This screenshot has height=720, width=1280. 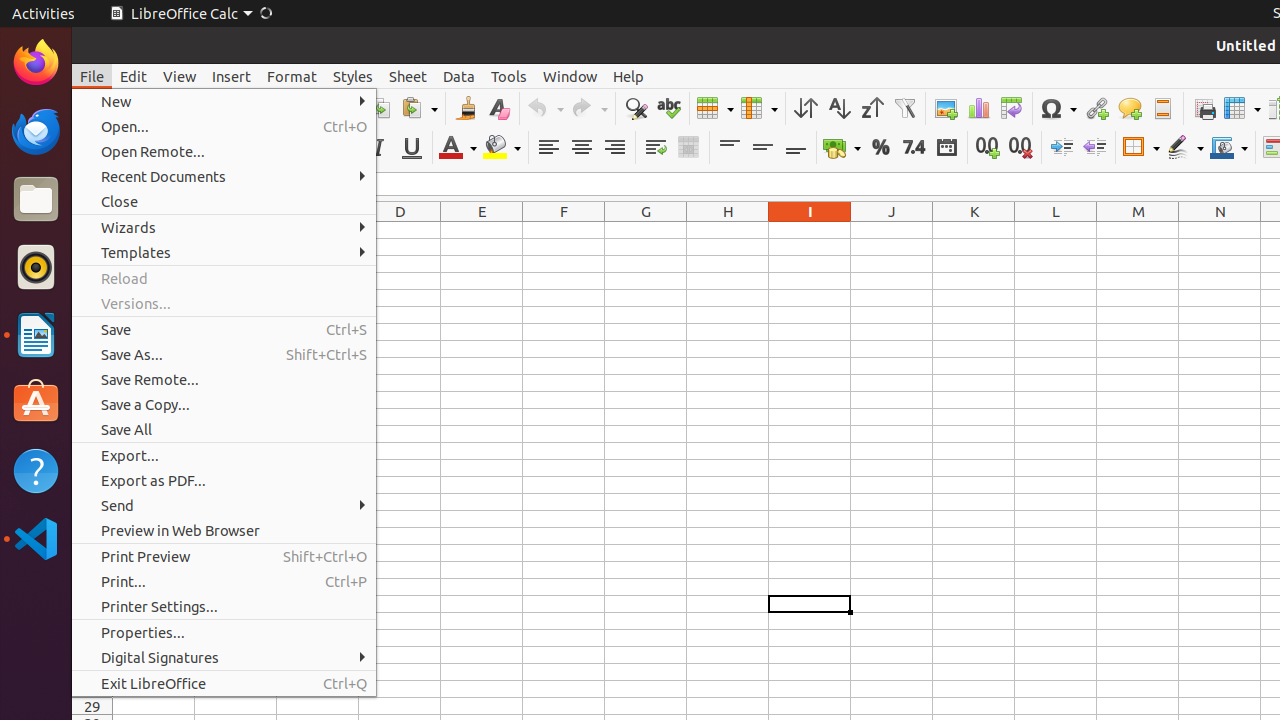 What do you see at coordinates (290, 75) in the screenshot?
I see `'Format'` at bounding box center [290, 75].